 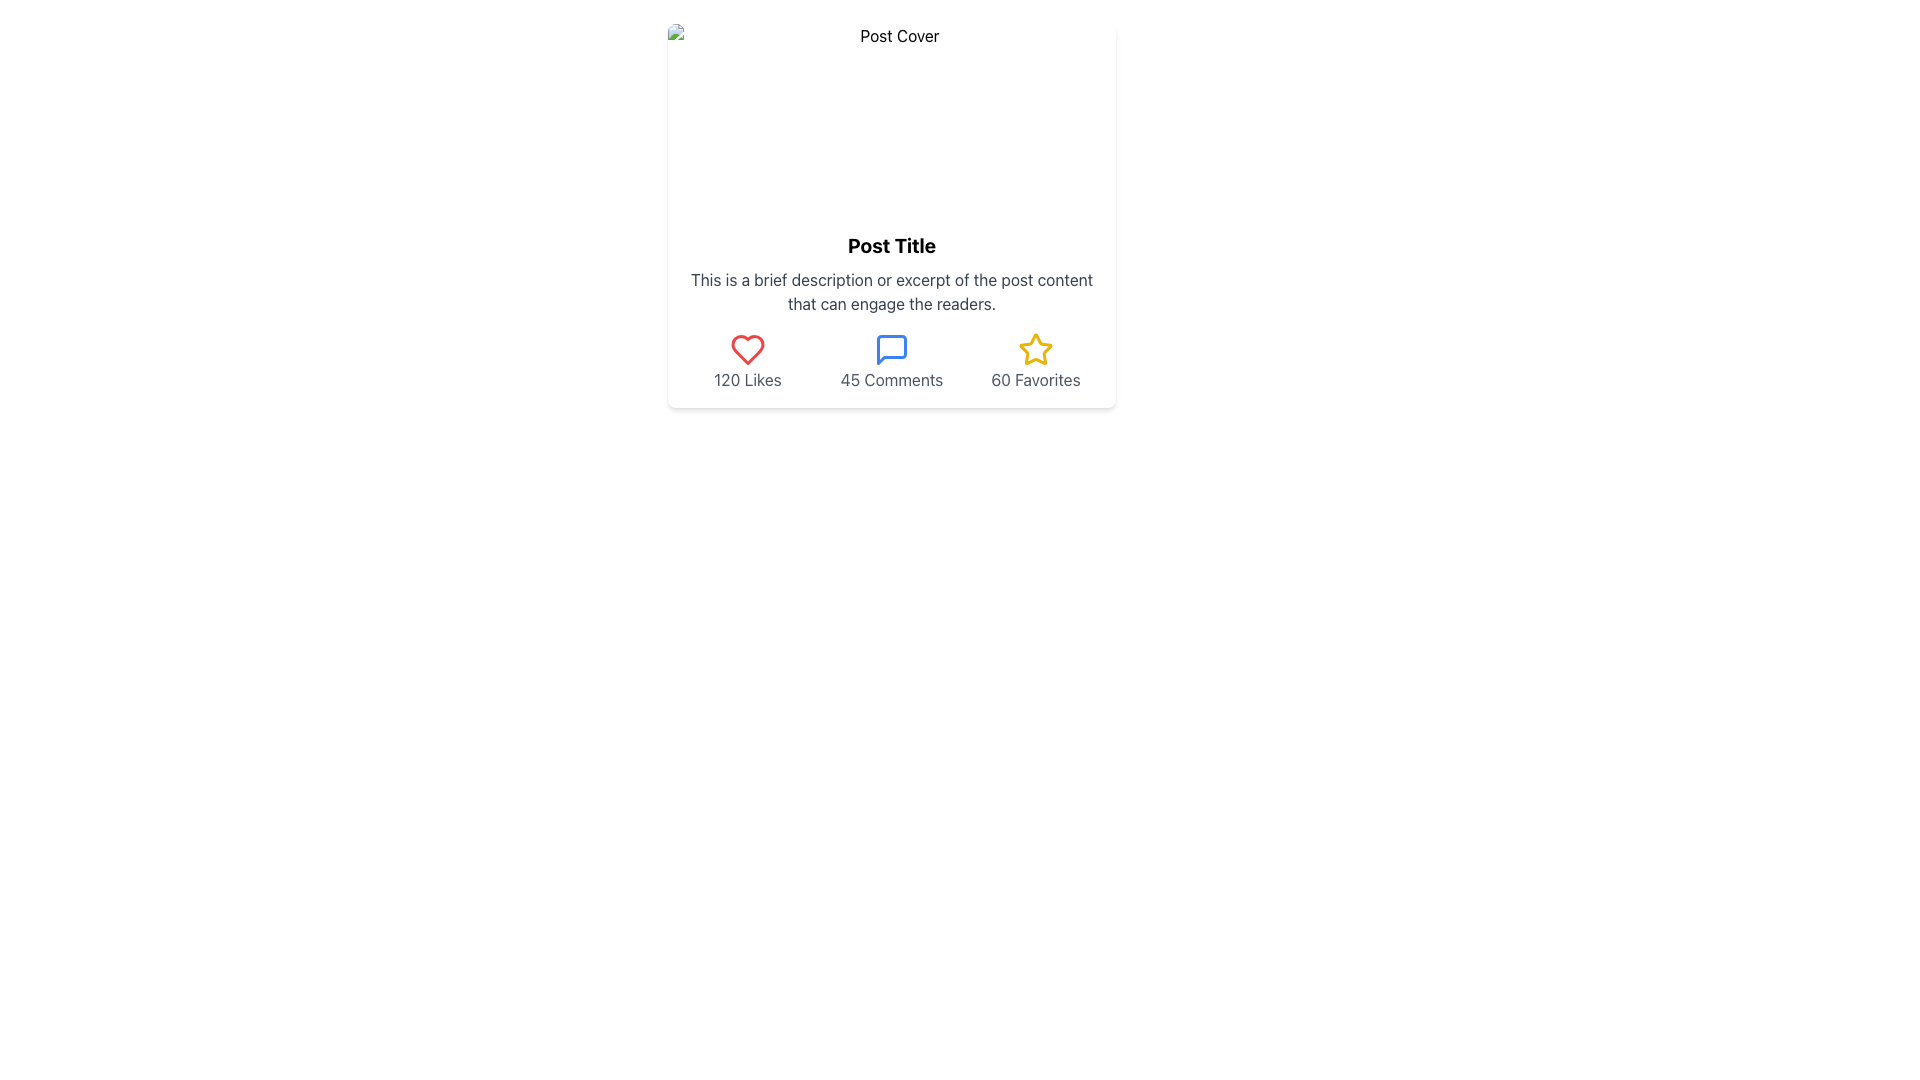 I want to click on the Text Display element that shows the number of comments associated with the content, located centrally in the bottom section of the interface, so click(x=891, y=380).